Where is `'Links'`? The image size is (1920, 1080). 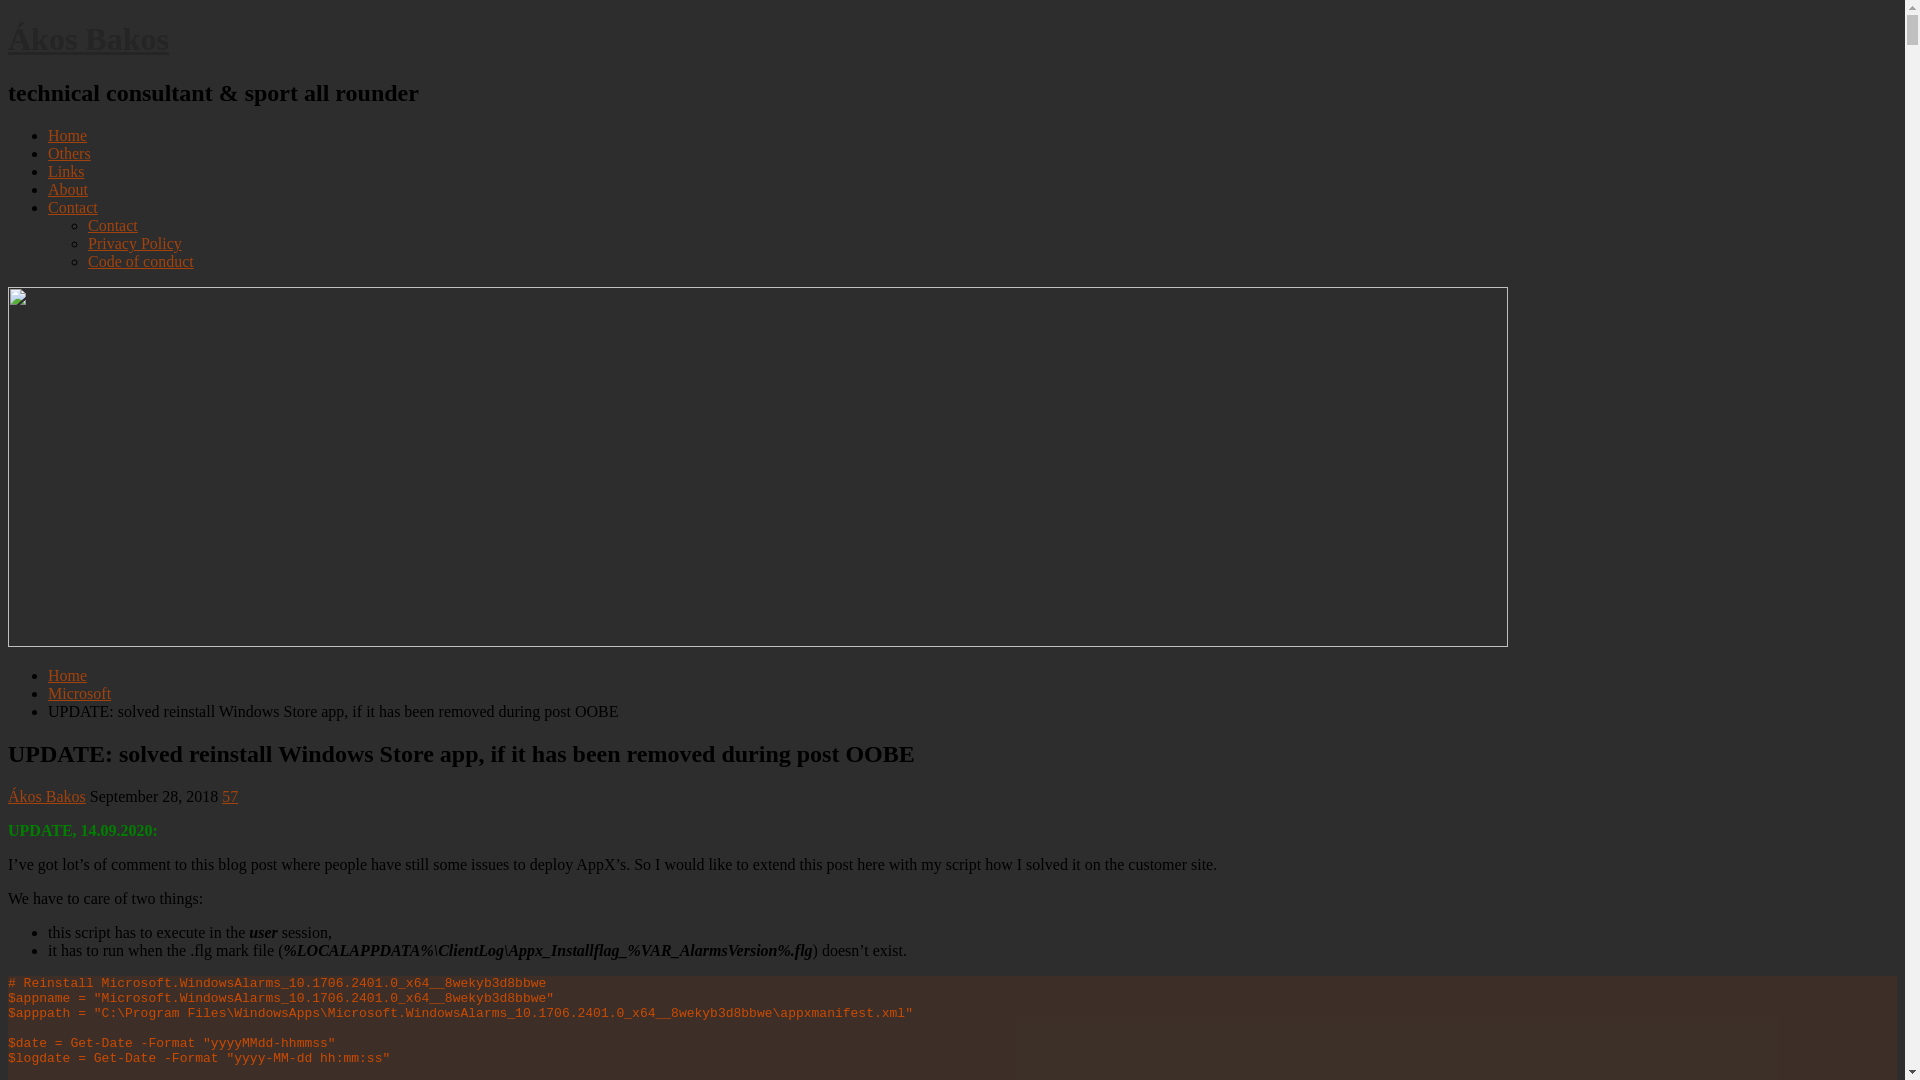
'Links' is located at coordinates (66, 170).